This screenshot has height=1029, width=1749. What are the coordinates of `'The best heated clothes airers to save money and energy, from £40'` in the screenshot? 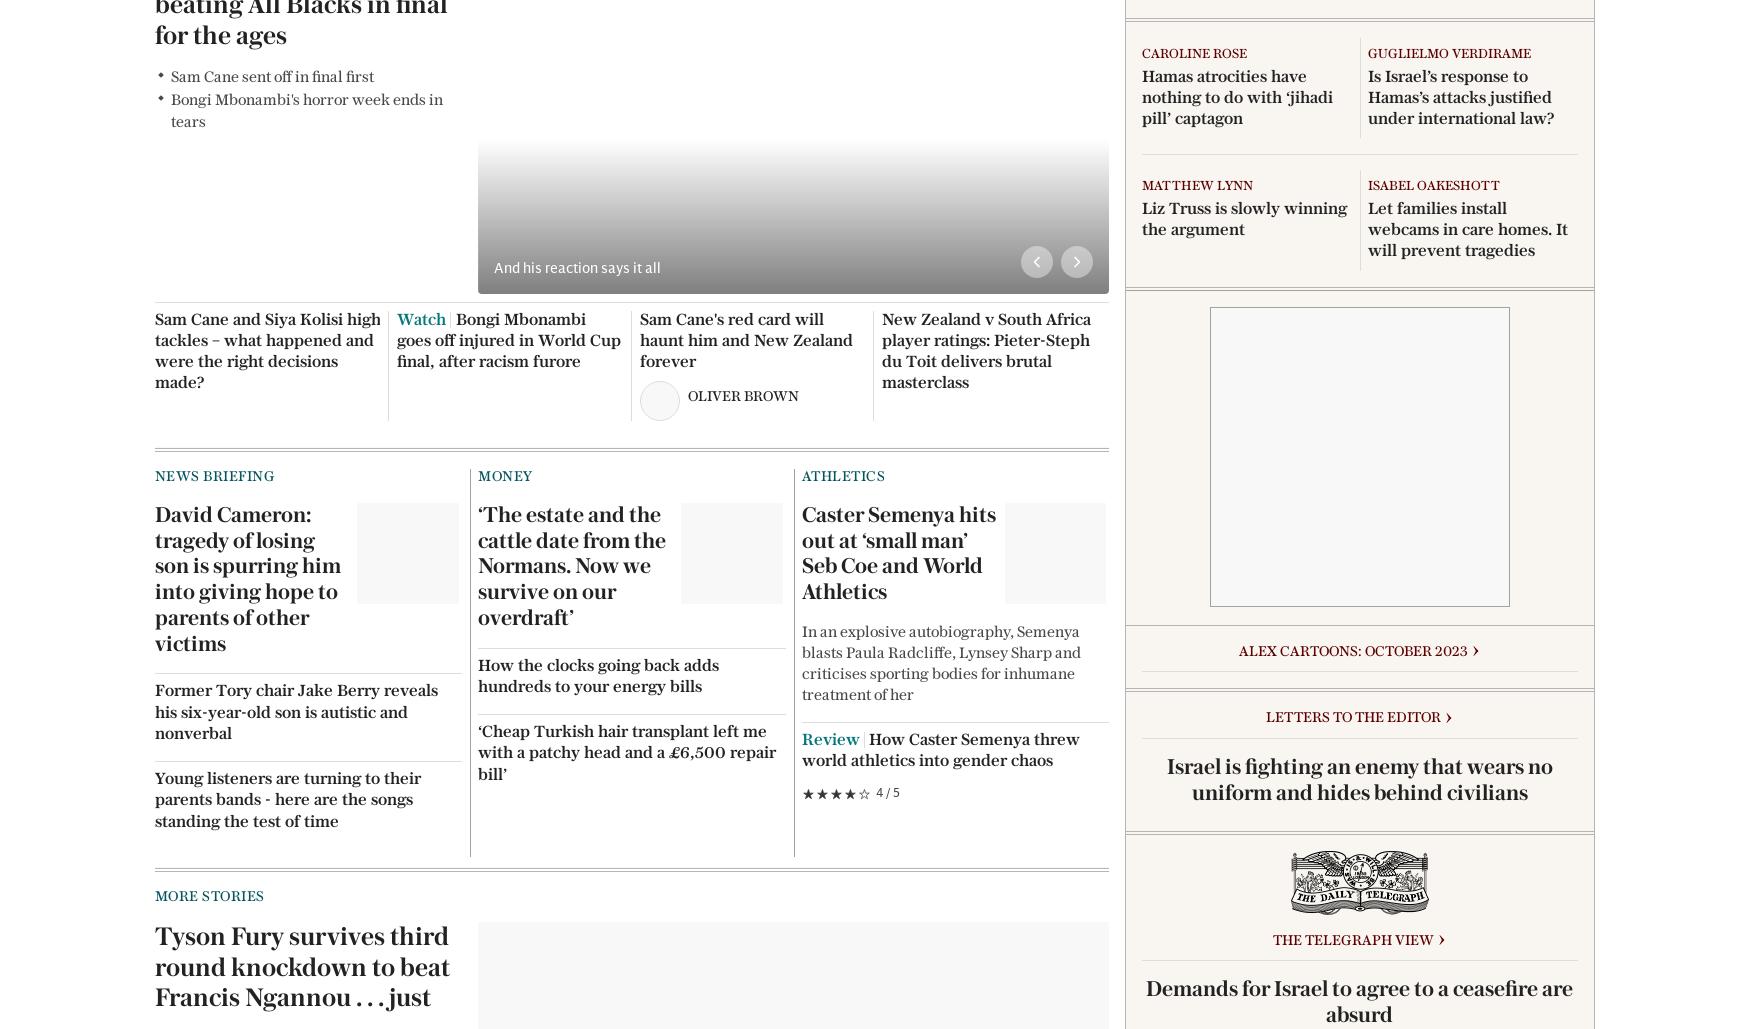 It's located at (1366, 809).